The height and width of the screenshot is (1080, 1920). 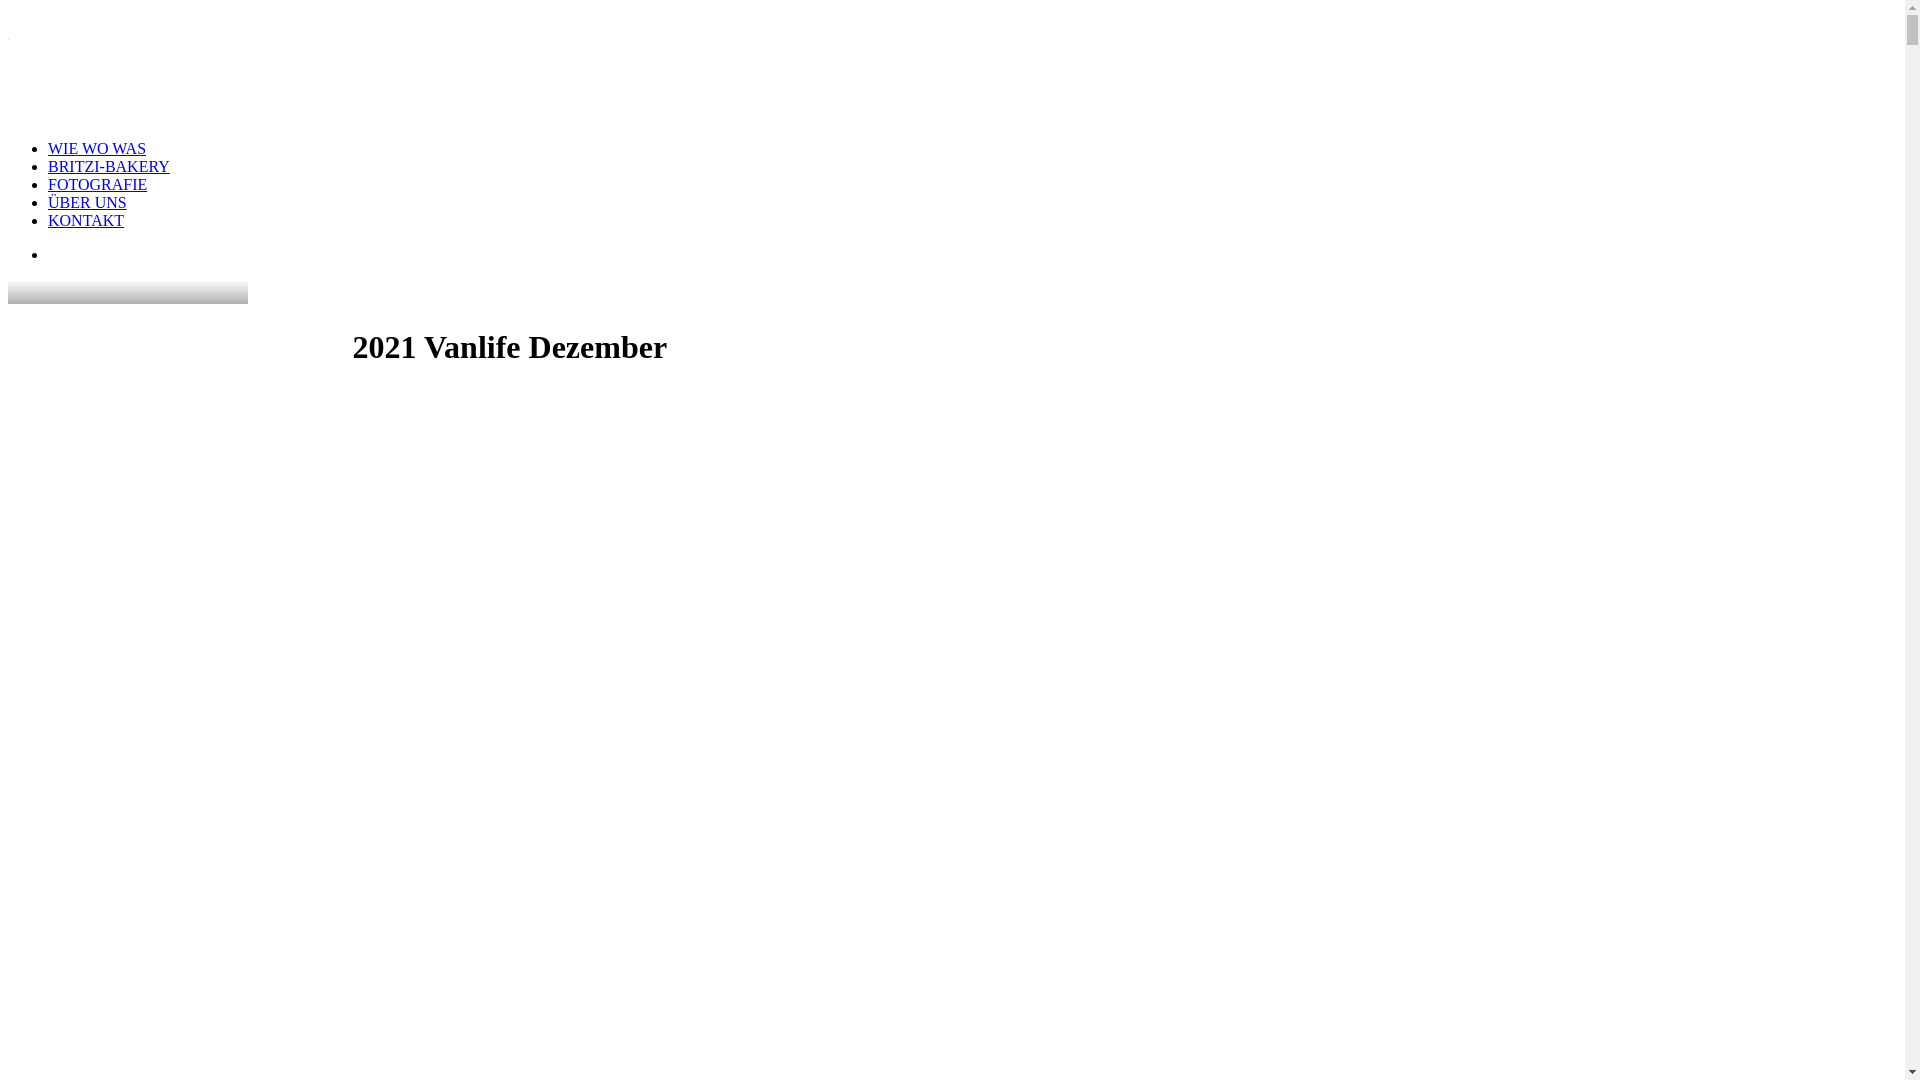 I want to click on 'WIE WO WAS', so click(x=48, y=147).